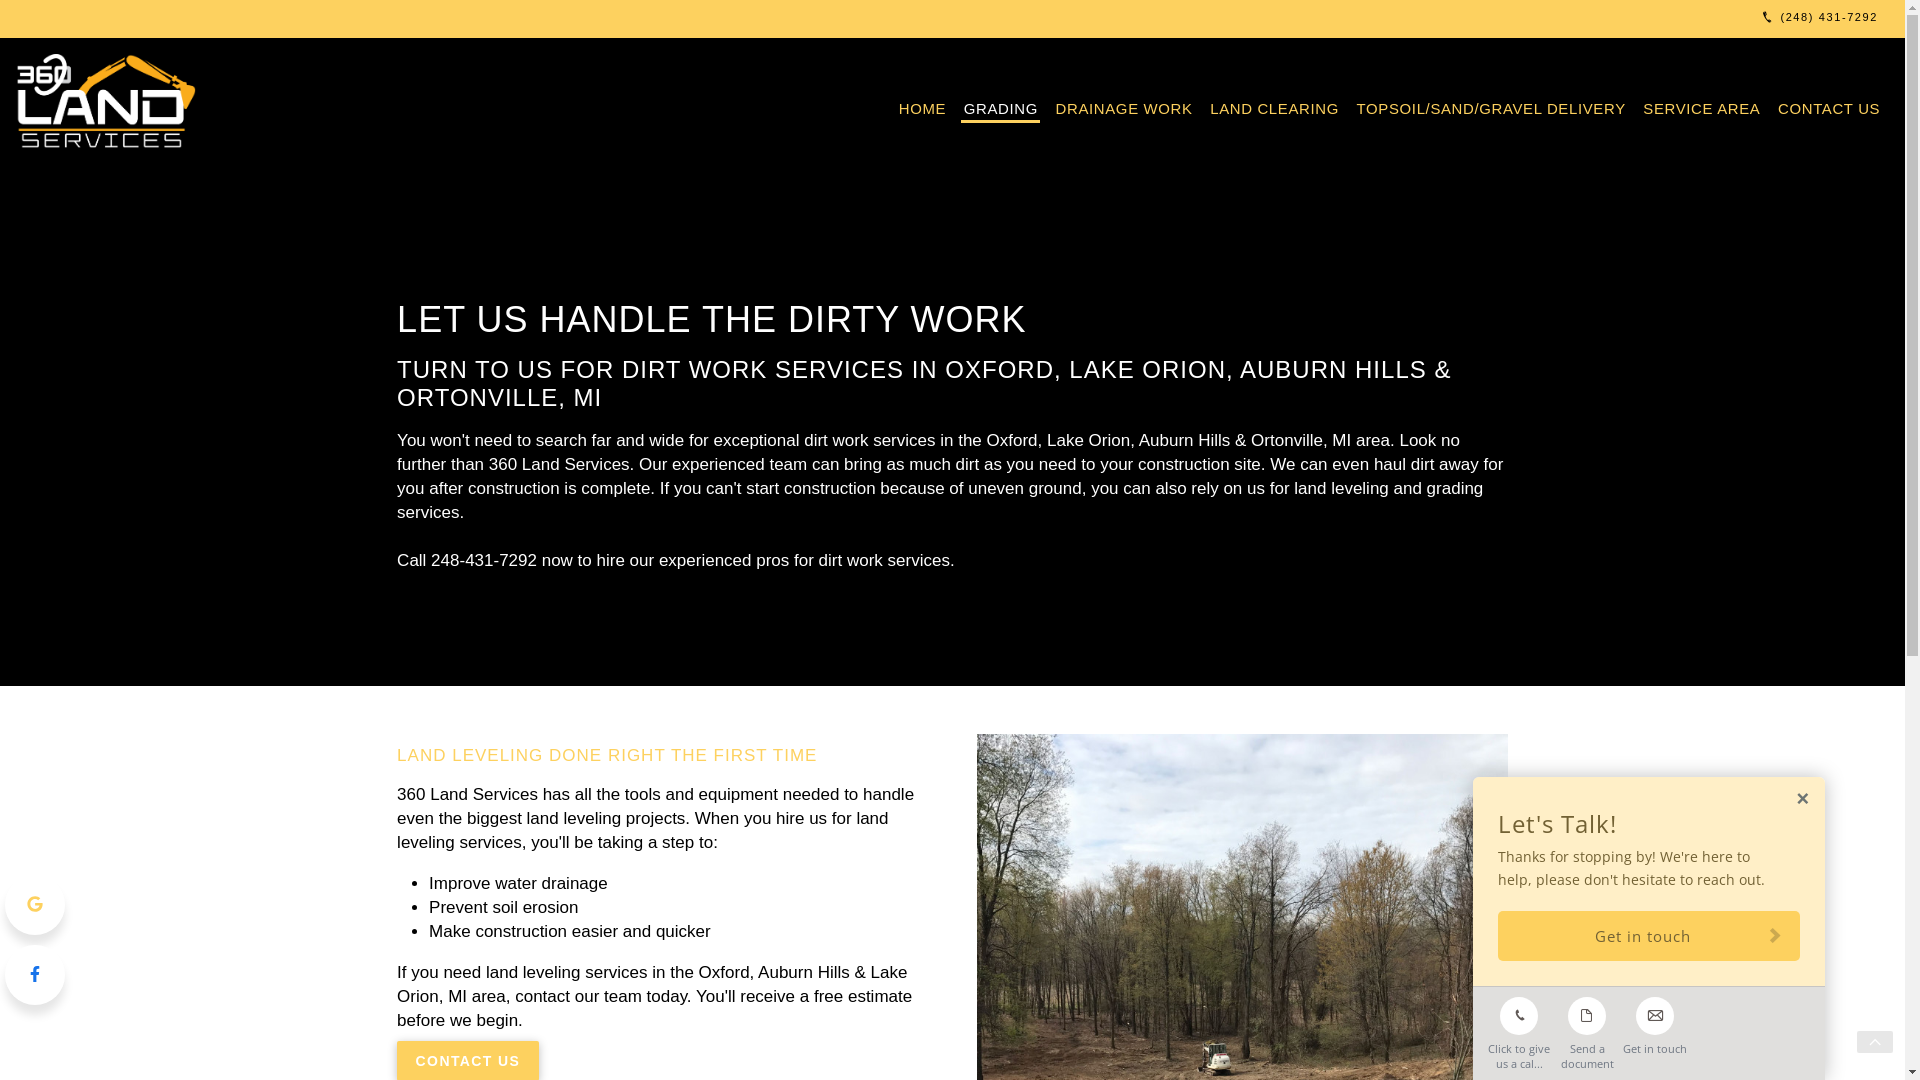  I want to click on 'Get in touch', so click(1649, 936).